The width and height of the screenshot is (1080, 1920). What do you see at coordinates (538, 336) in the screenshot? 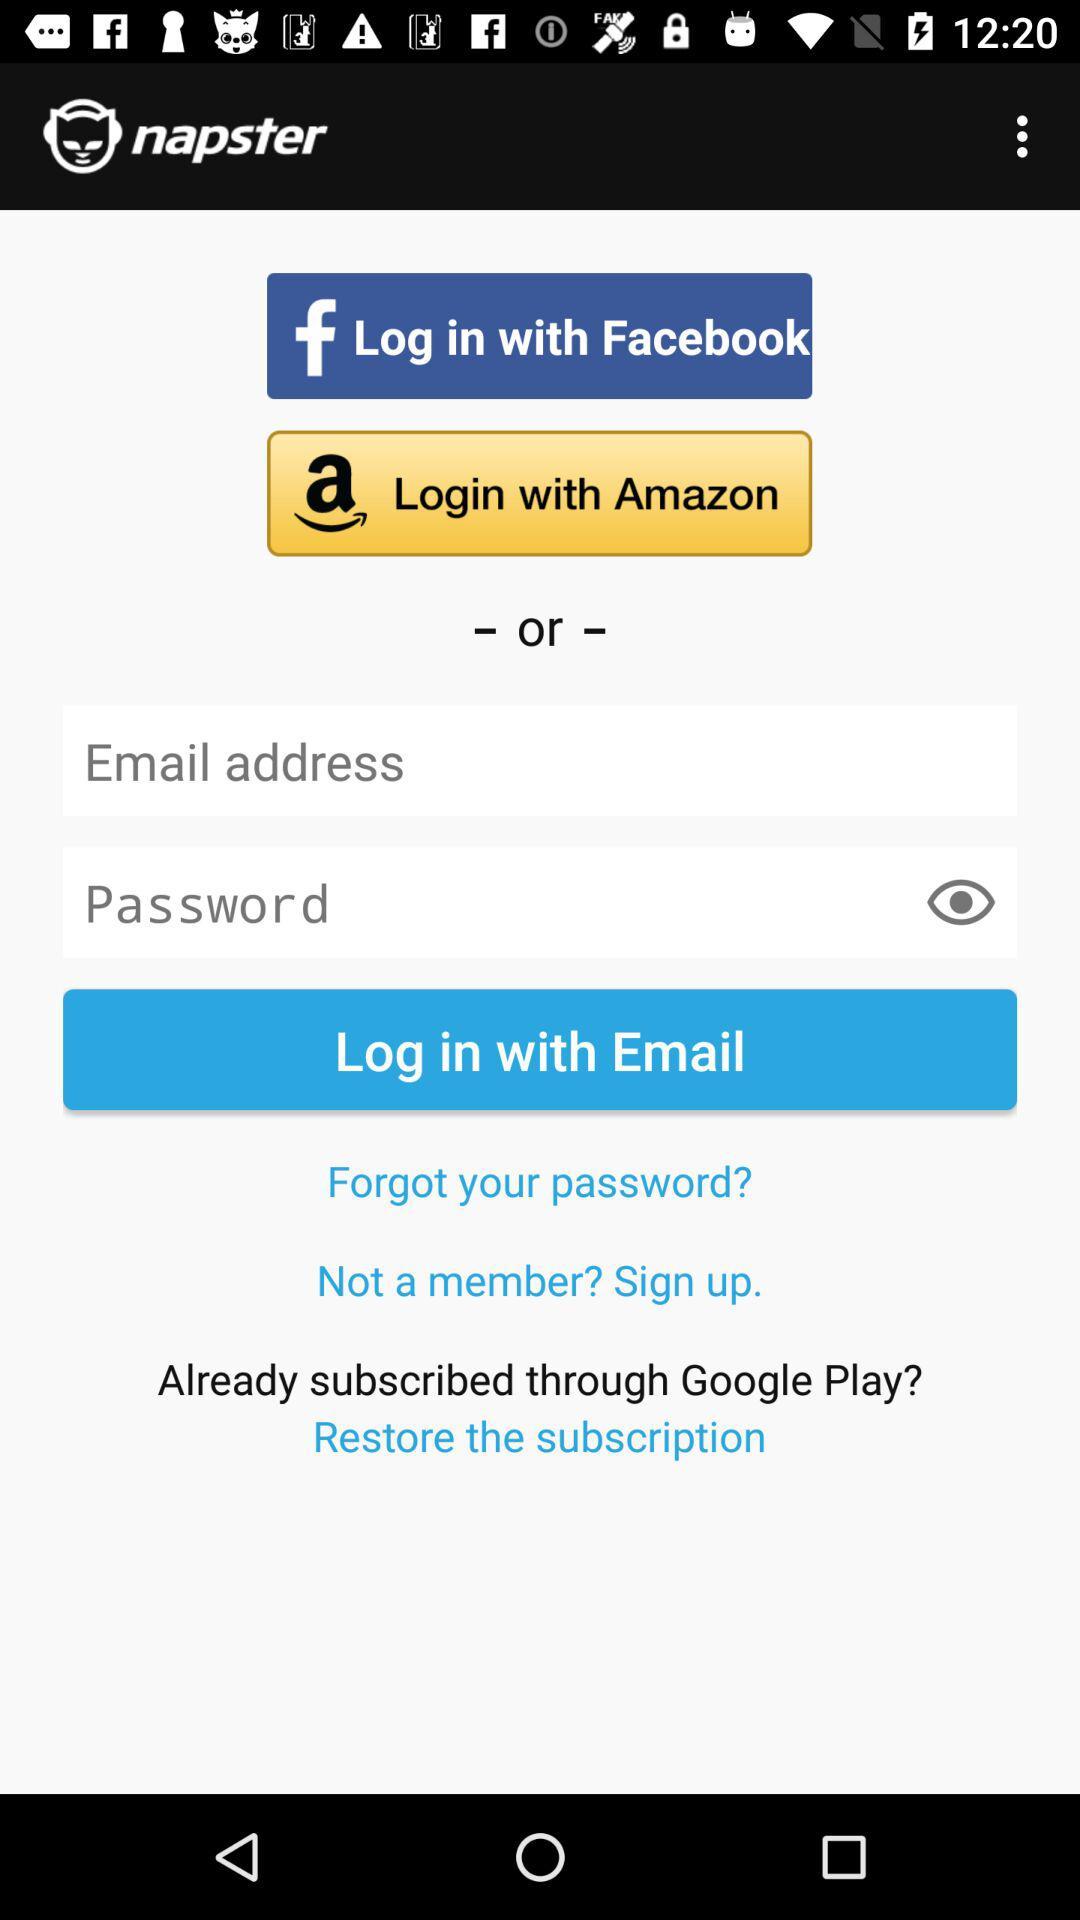
I see `log in with facebook option` at bounding box center [538, 336].